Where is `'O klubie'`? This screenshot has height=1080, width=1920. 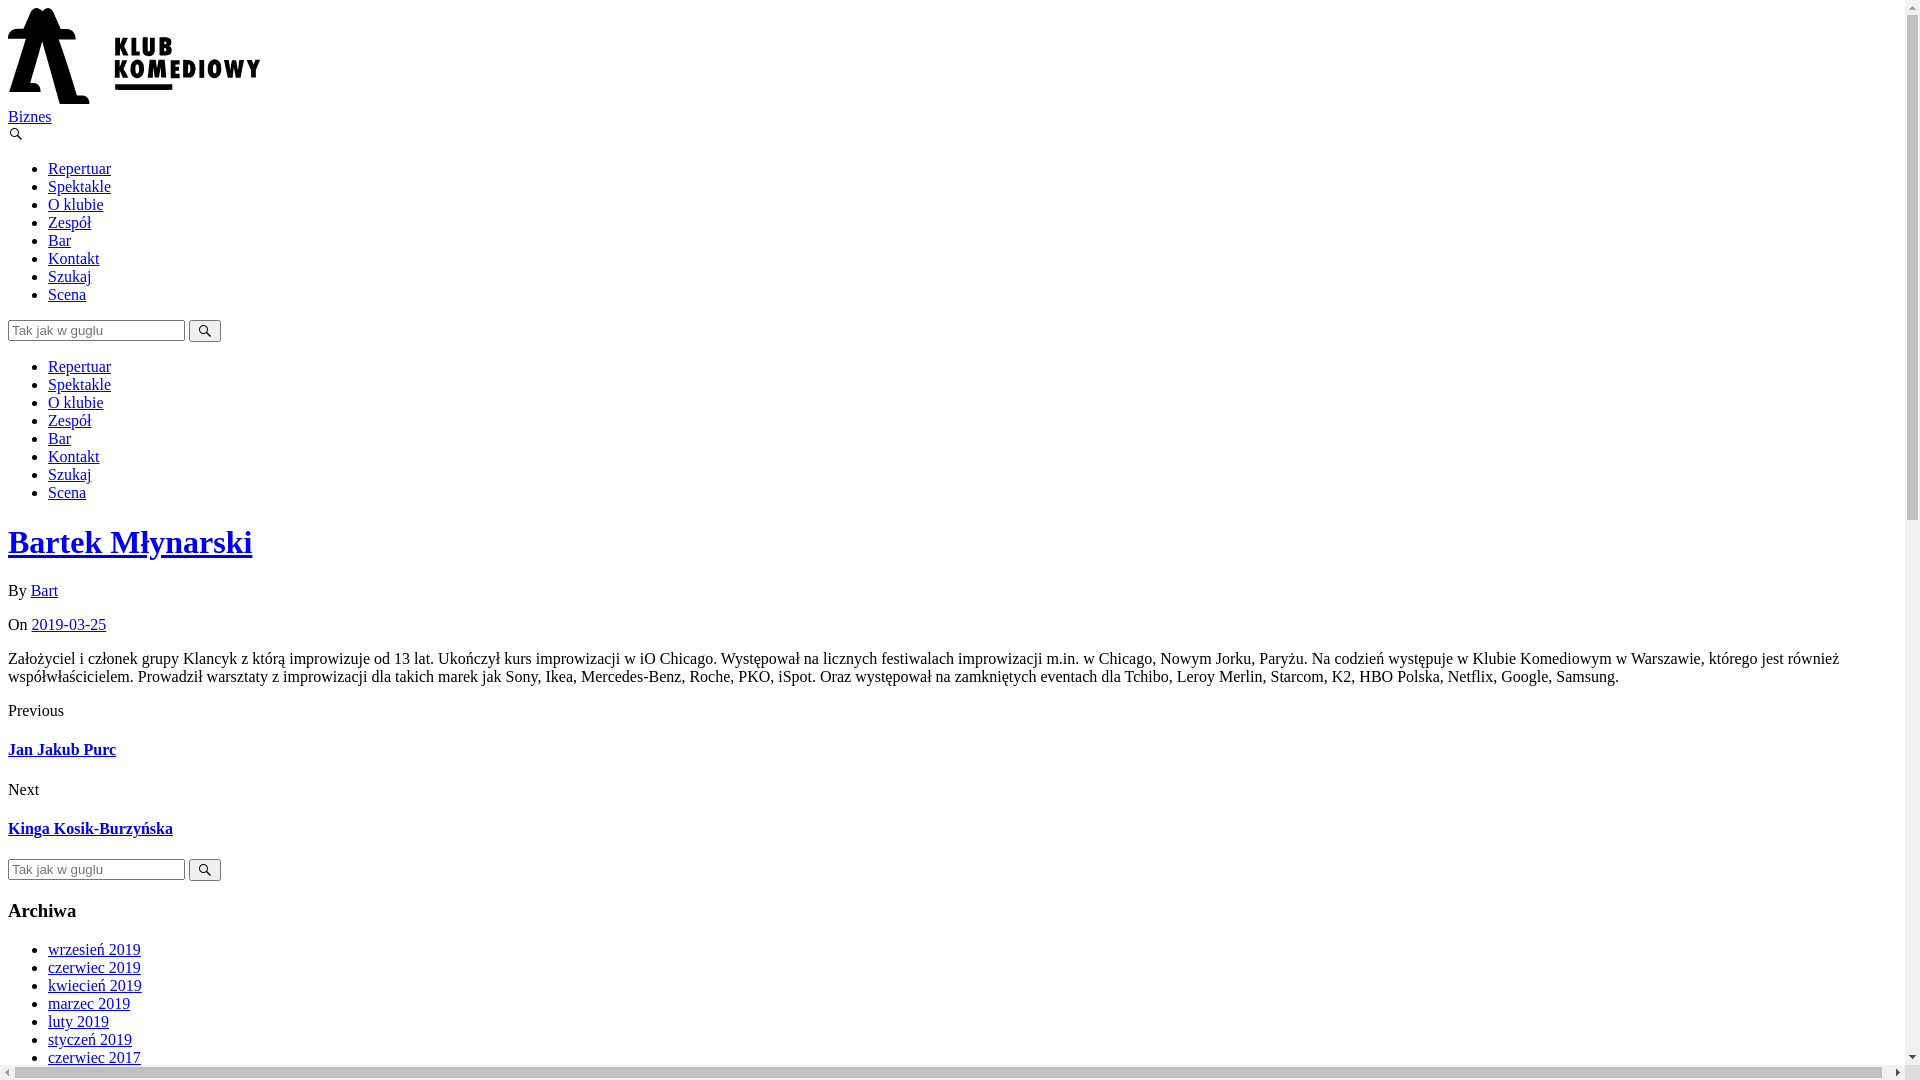 'O klubie' is located at coordinates (76, 402).